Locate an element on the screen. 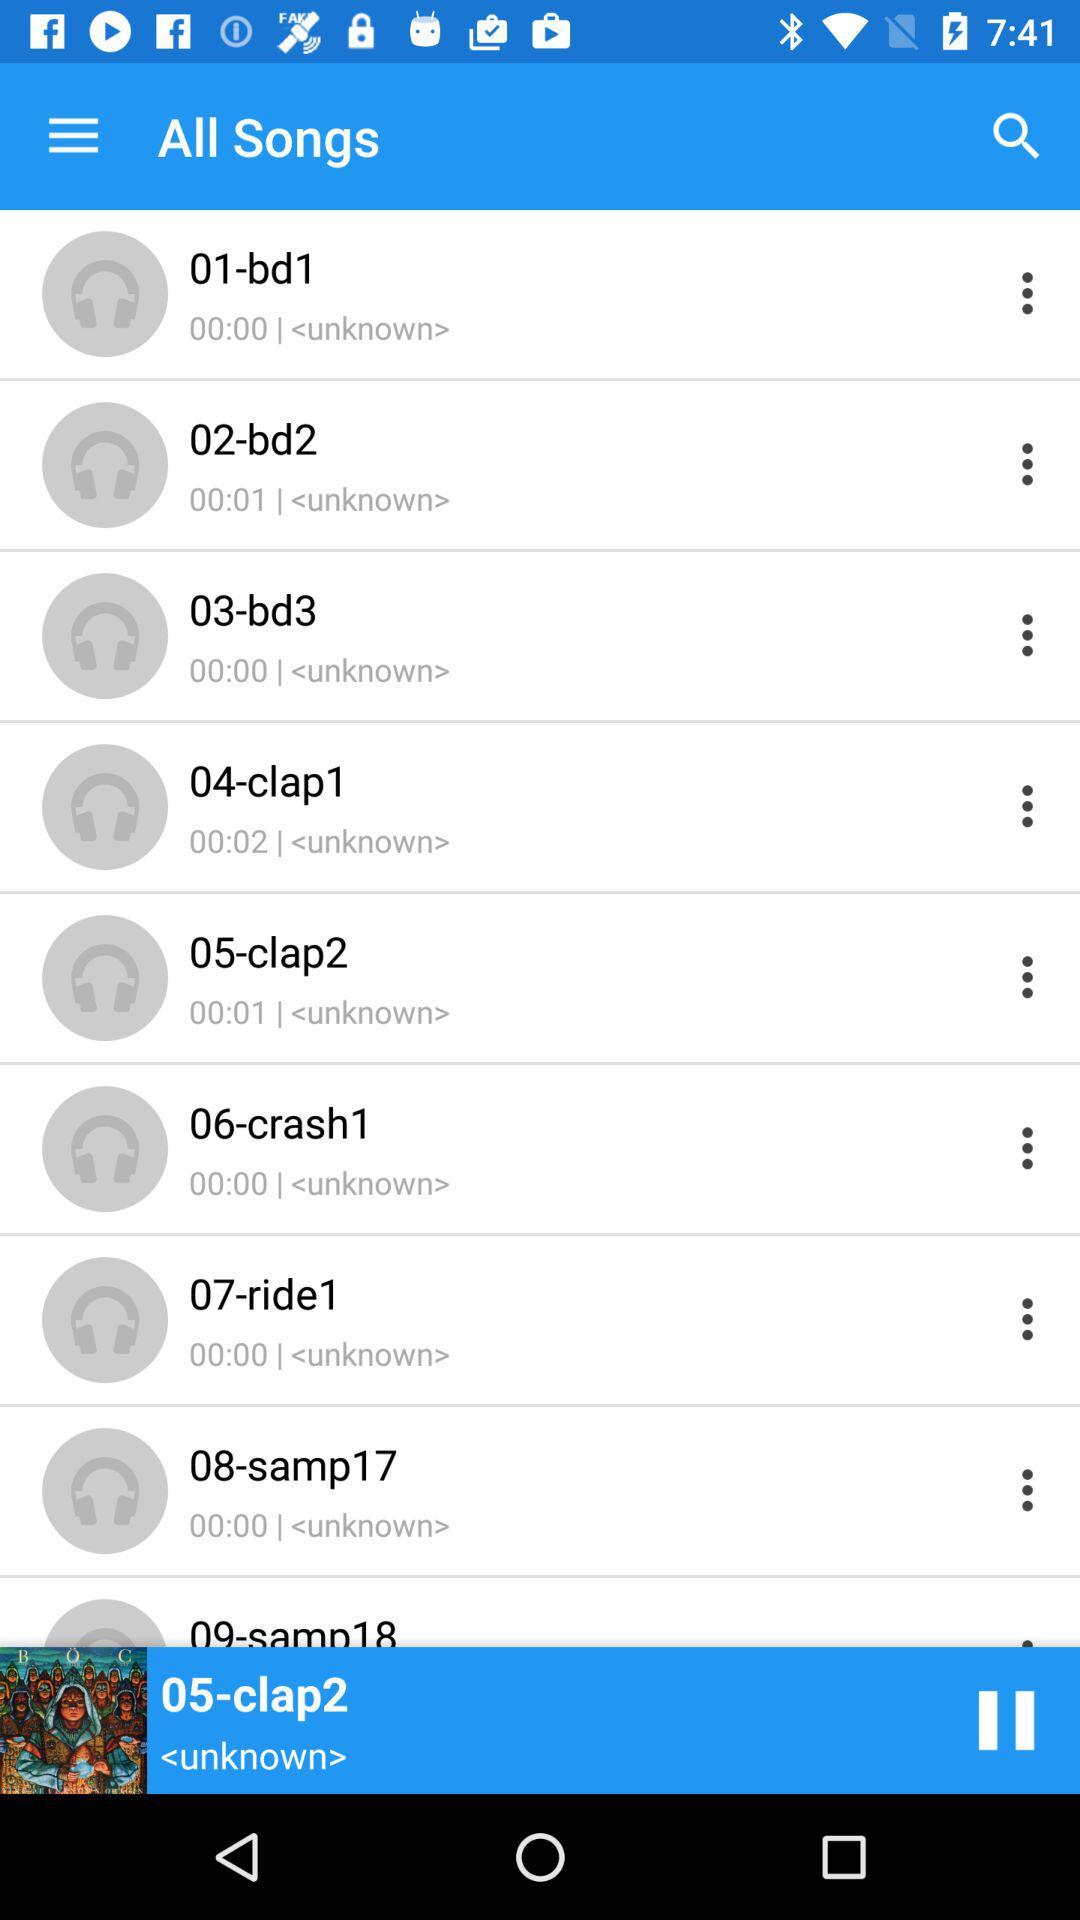  icon next to 06-crash1 icon is located at coordinates (1006, 1719).